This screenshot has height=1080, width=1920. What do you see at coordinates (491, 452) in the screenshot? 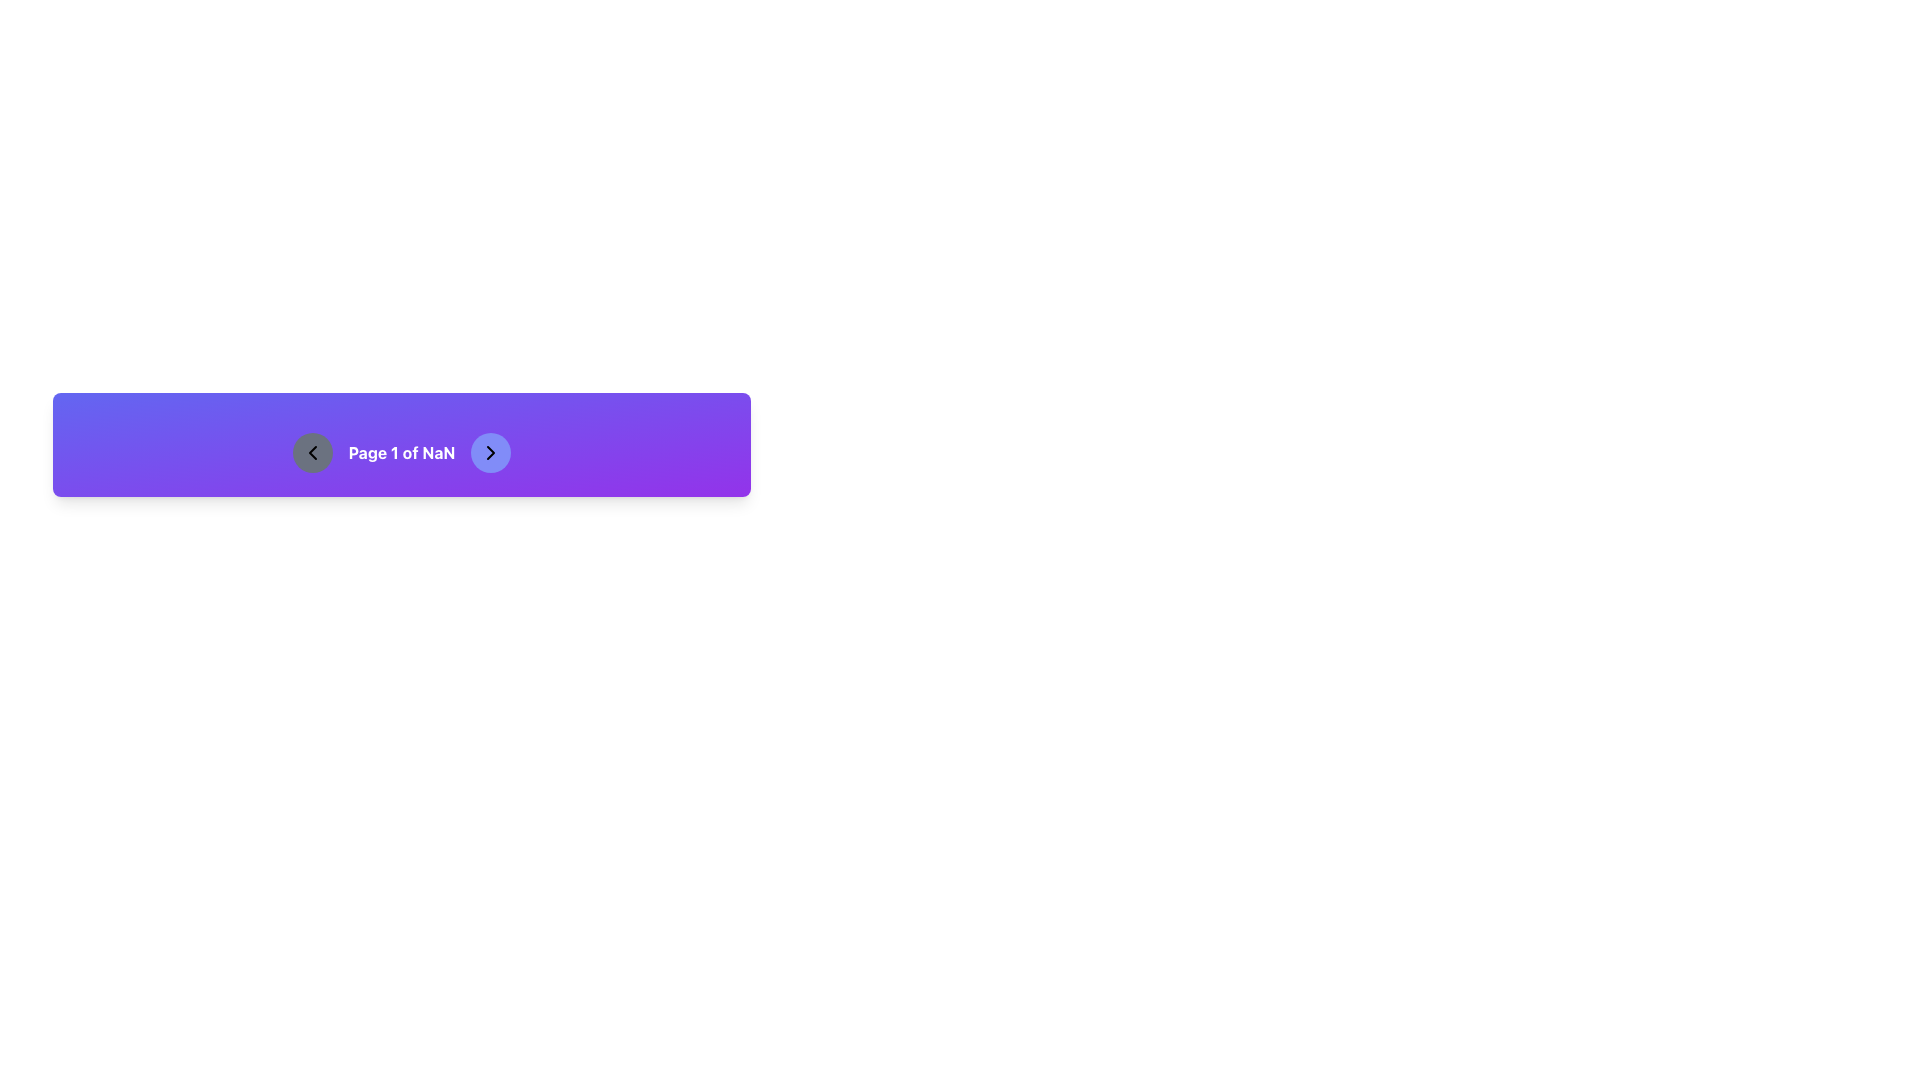
I see `the navigation button located to the right of the 'Page 1 of NaN' text by performing keyboard navigation` at bounding box center [491, 452].